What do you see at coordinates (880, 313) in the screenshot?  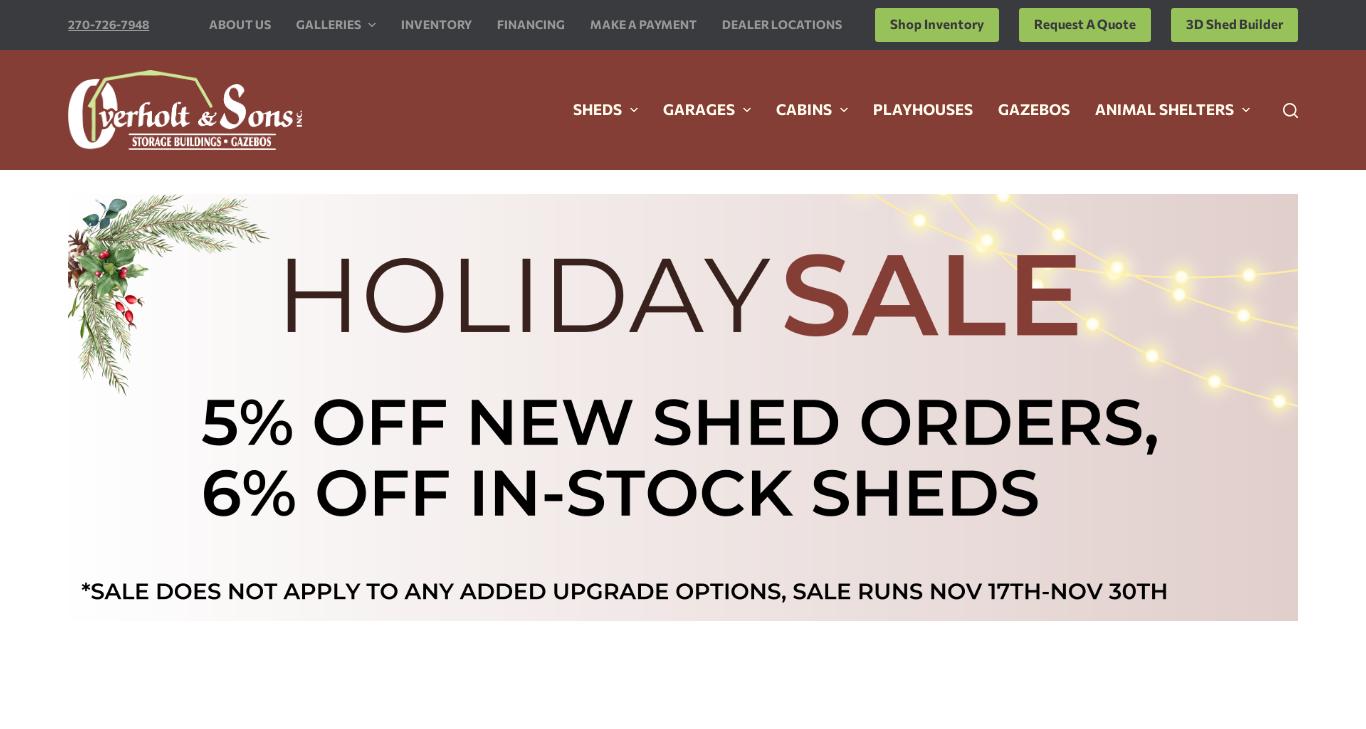 I see `'at our'` at bounding box center [880, 313].